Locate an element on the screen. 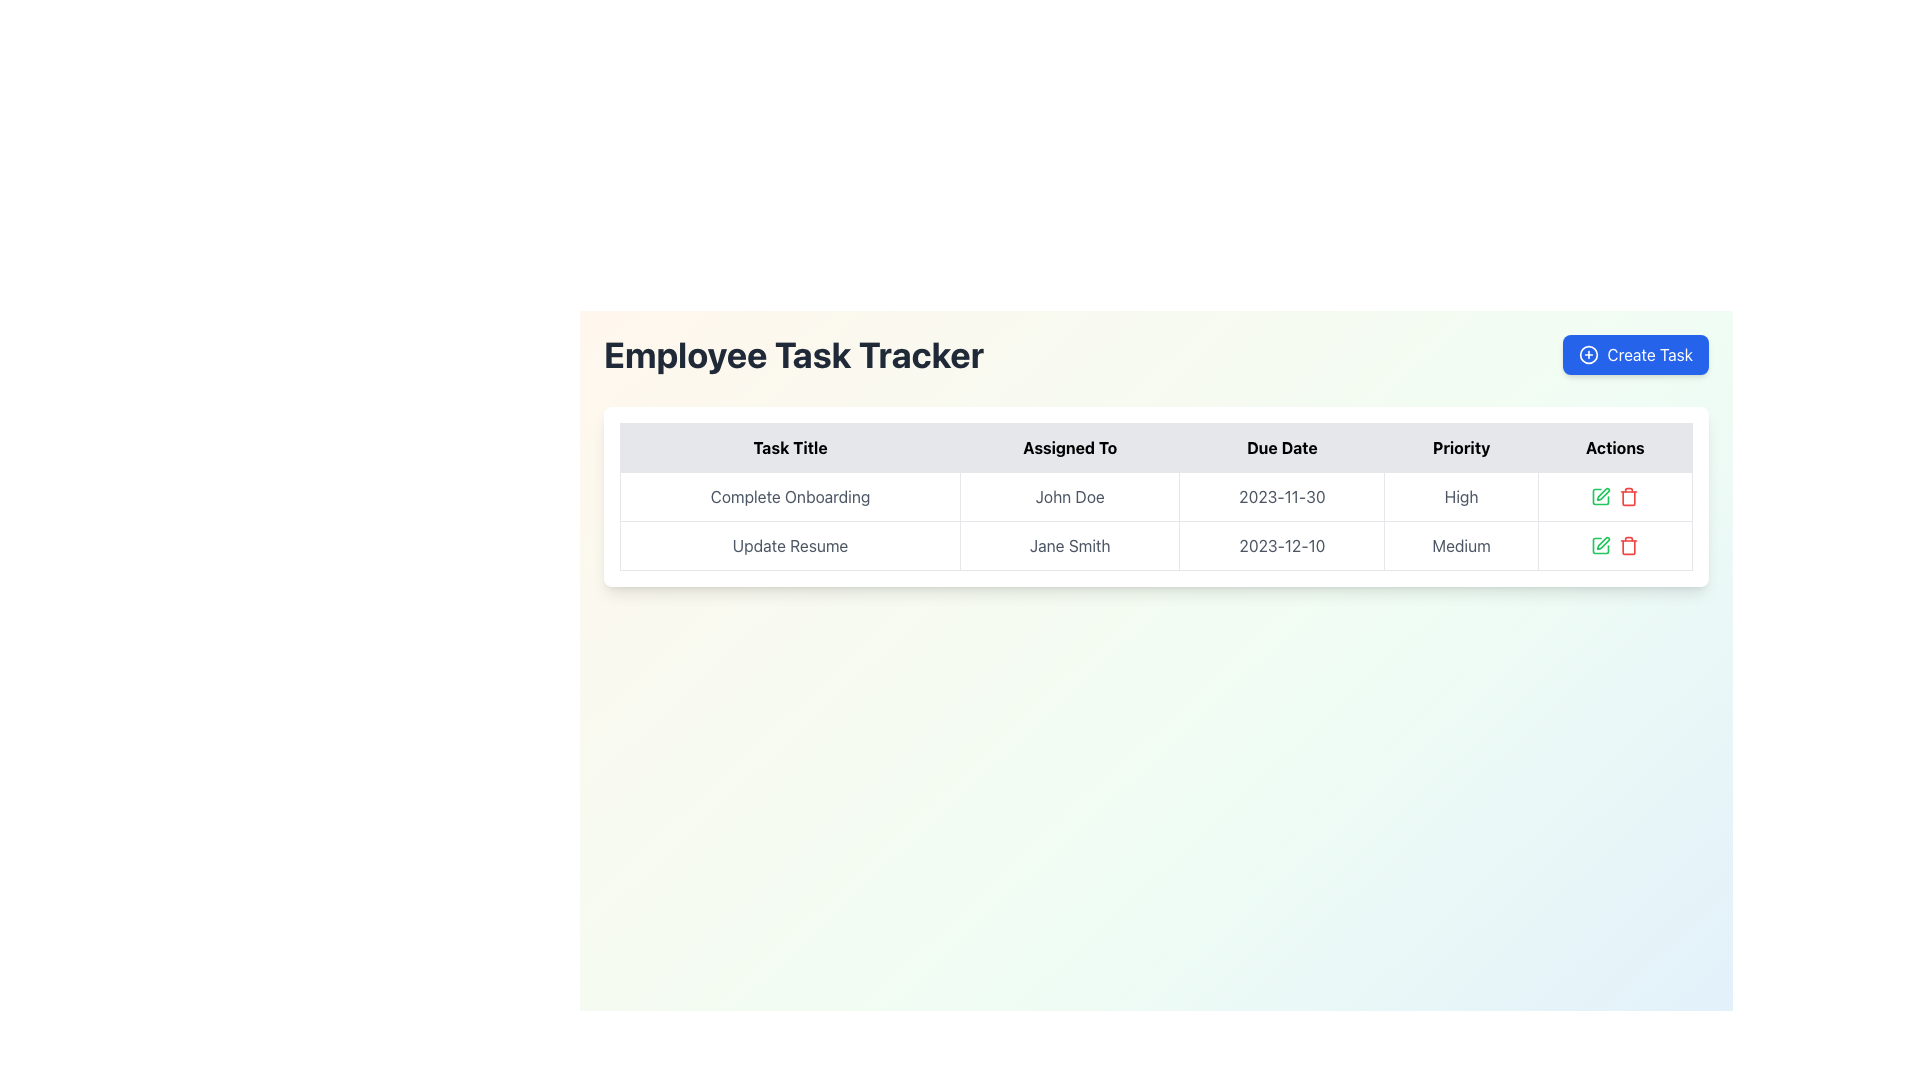  the 'Due Date' text label element, which is a bold black text on a light gray background, located in the table header row between 'Assigned To' and 'Priority' is located at coordinates (1282, 446).